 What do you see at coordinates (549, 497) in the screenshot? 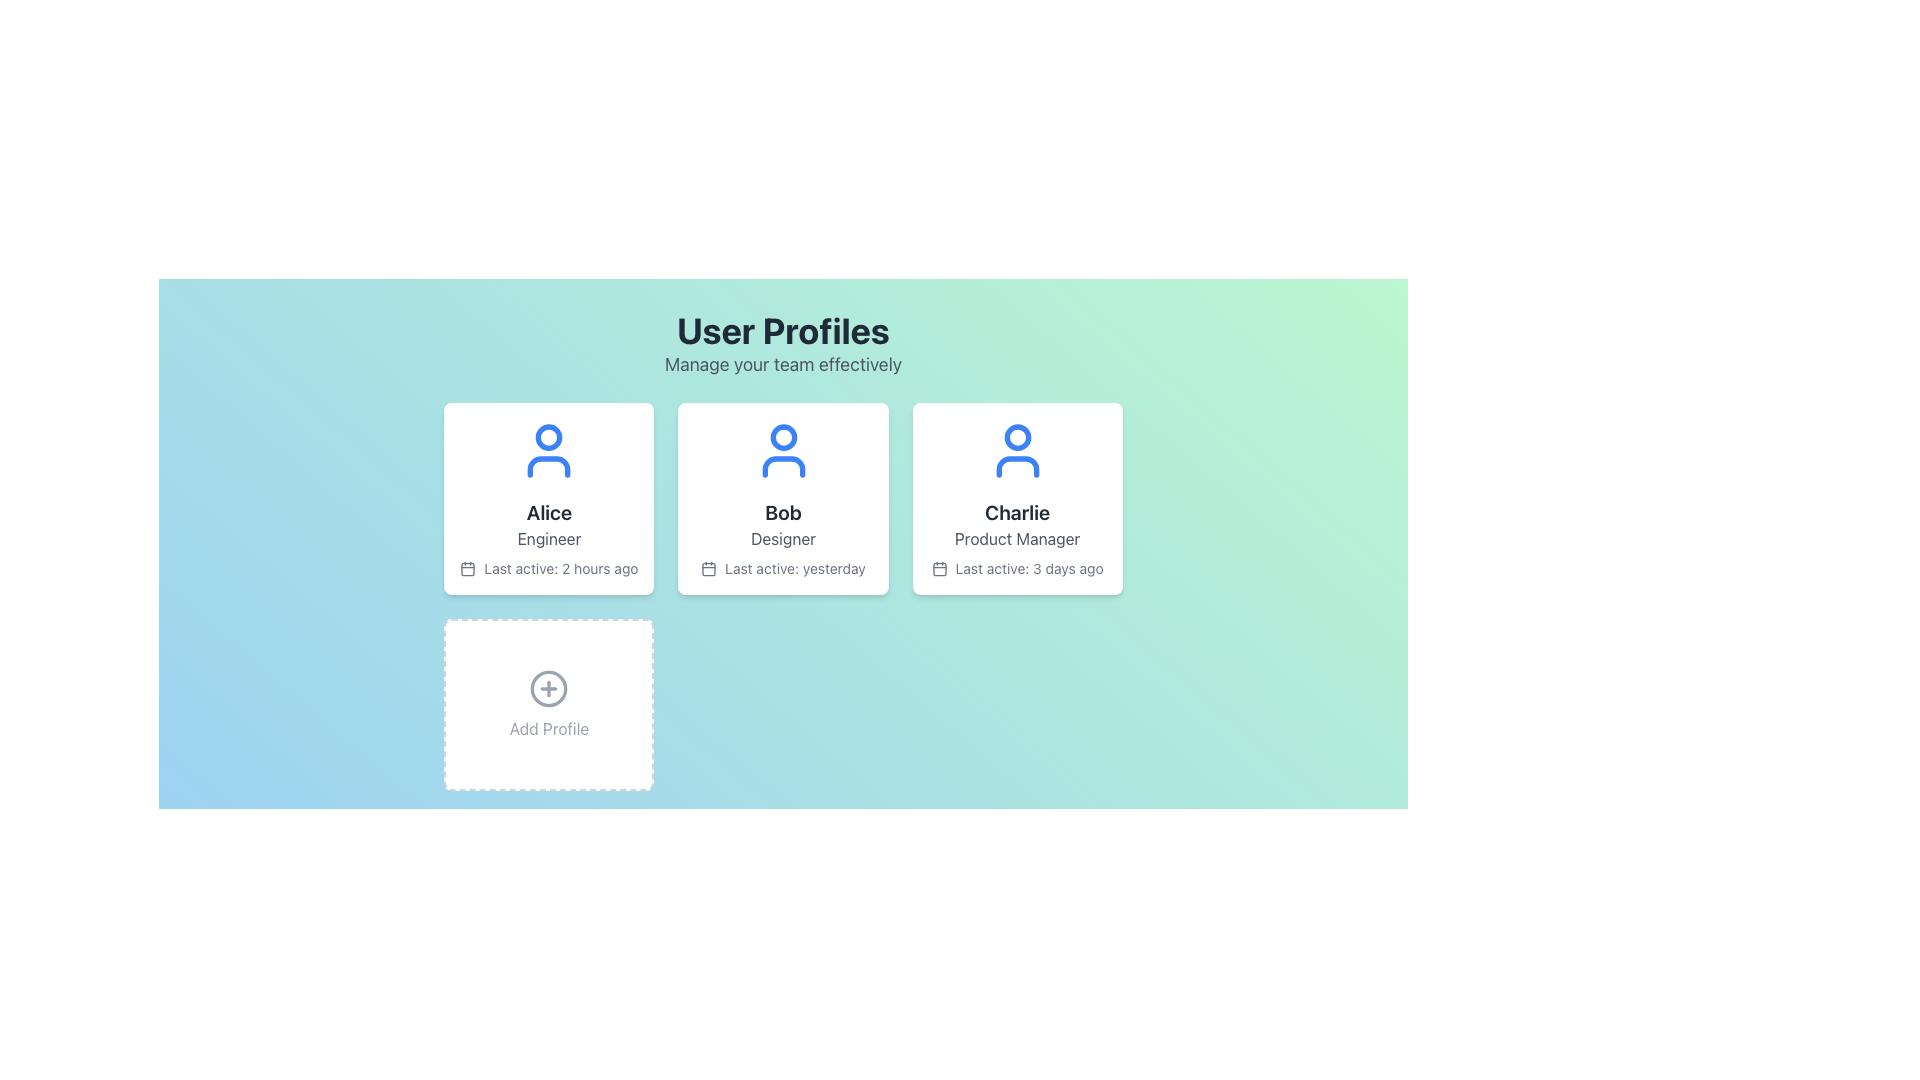
I see `the user profile card for Alice, which is the leftmost card in a set of three horizontally aligned profile cards` at bounding box center [549, 497].